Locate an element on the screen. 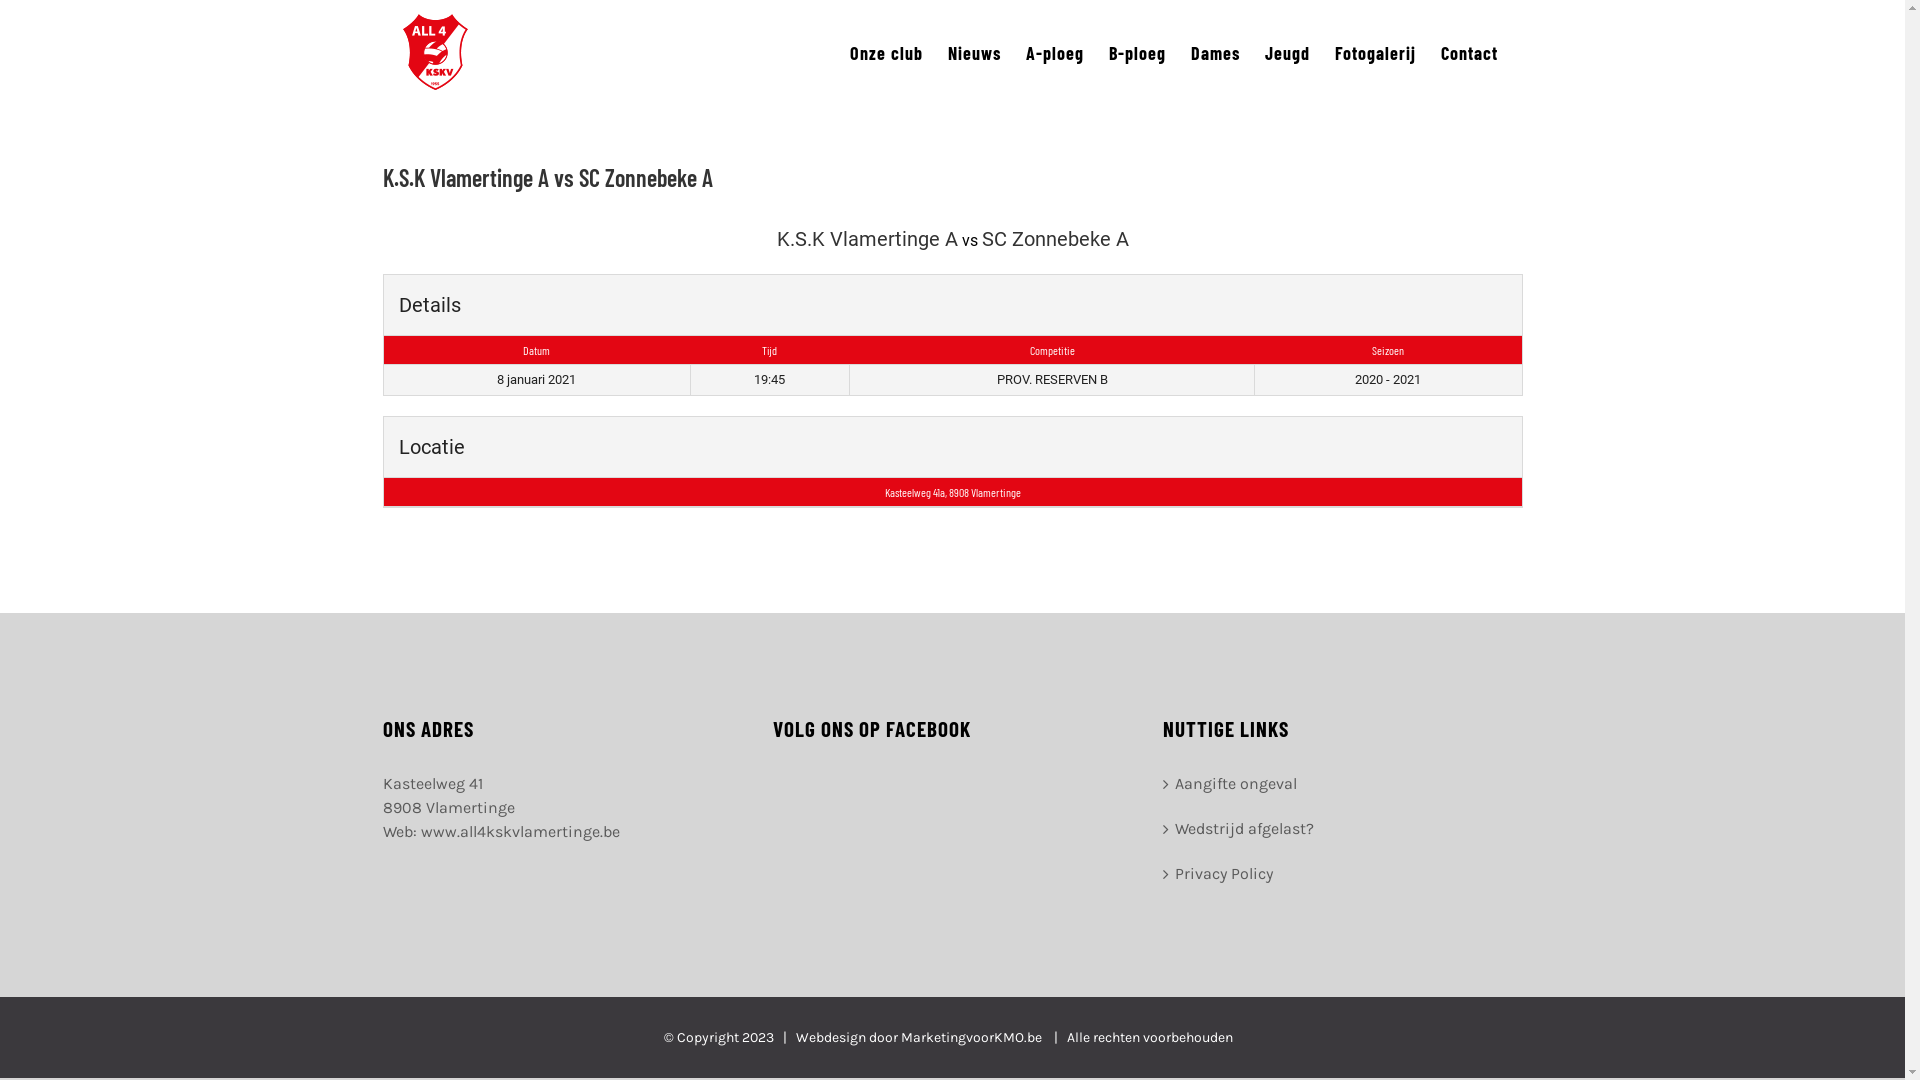  'www.all4kskvlamertinge.be' is located at coordinates (519, 831).